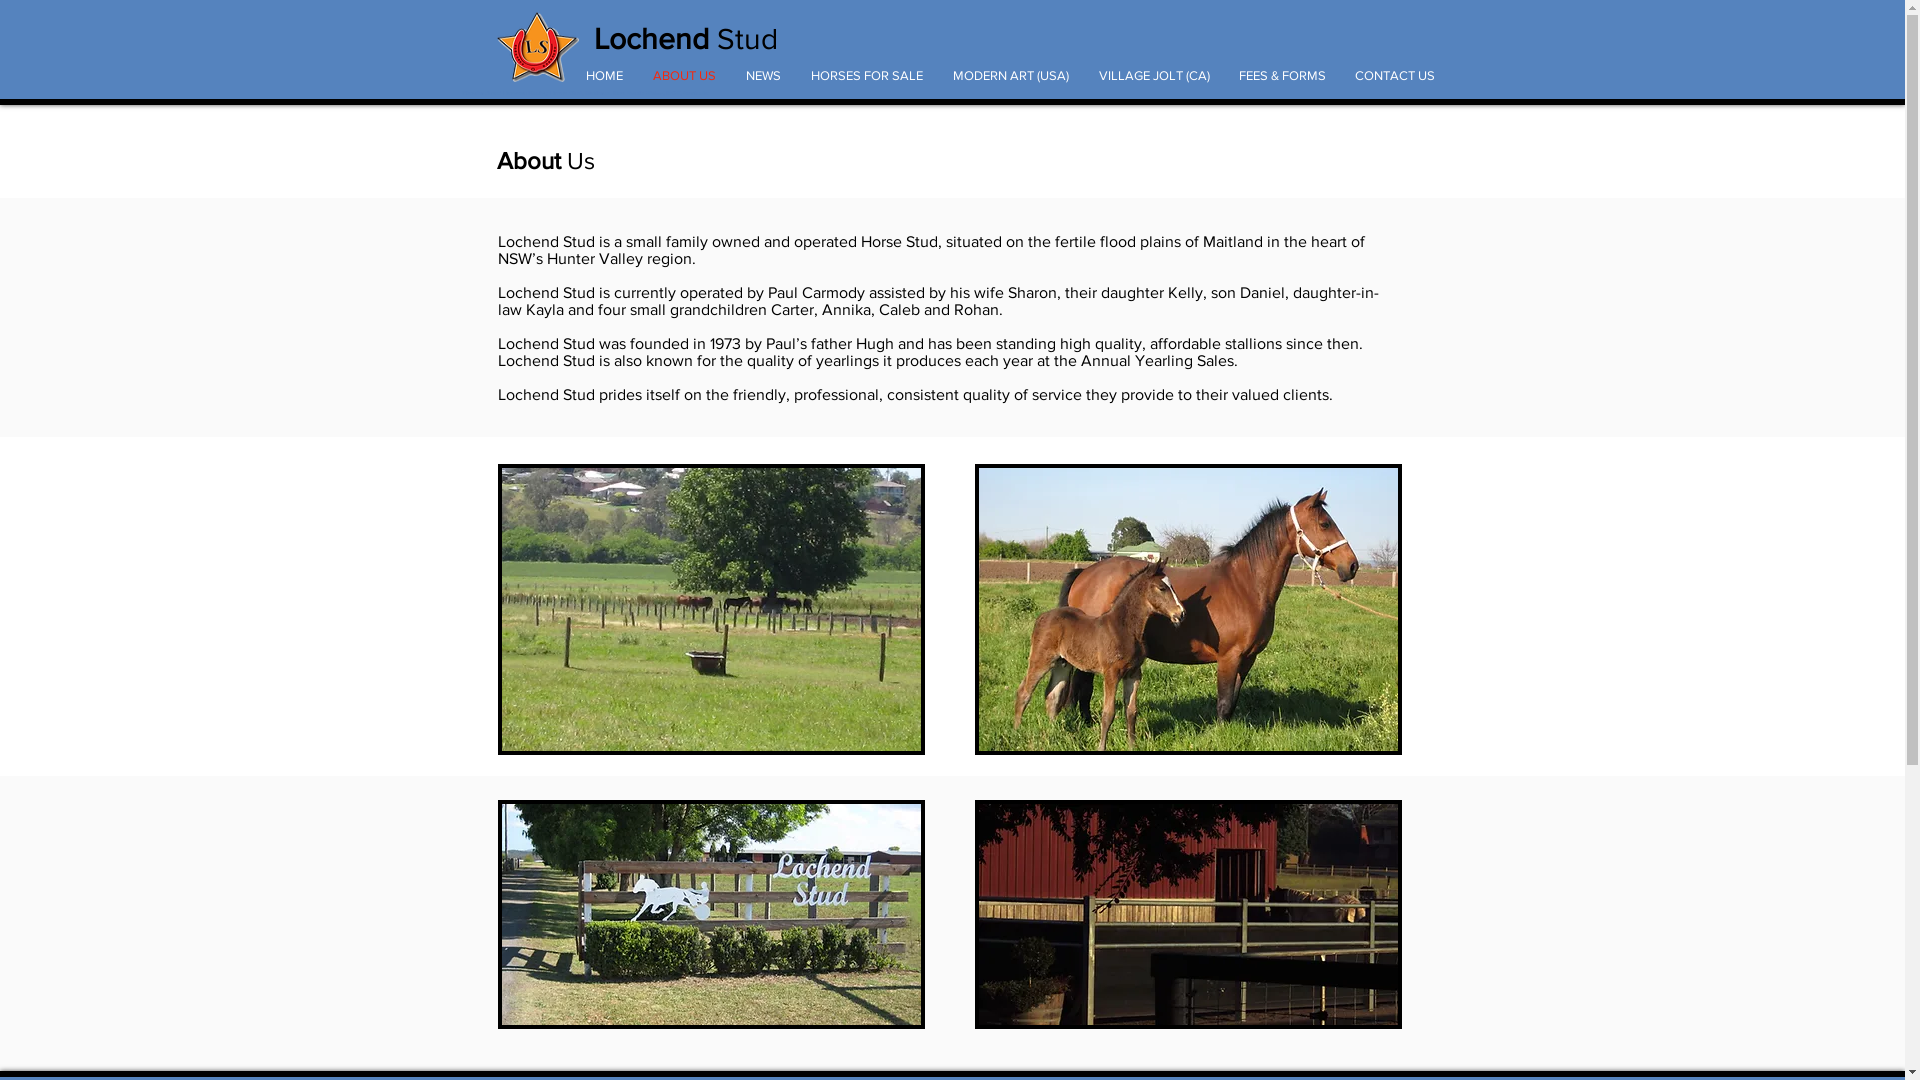 The height and width of the screenshot is (1080, 1920). Describe the element at coordinates (684, 74) in the screenshot. I see `'ABOUT US'` at that location.